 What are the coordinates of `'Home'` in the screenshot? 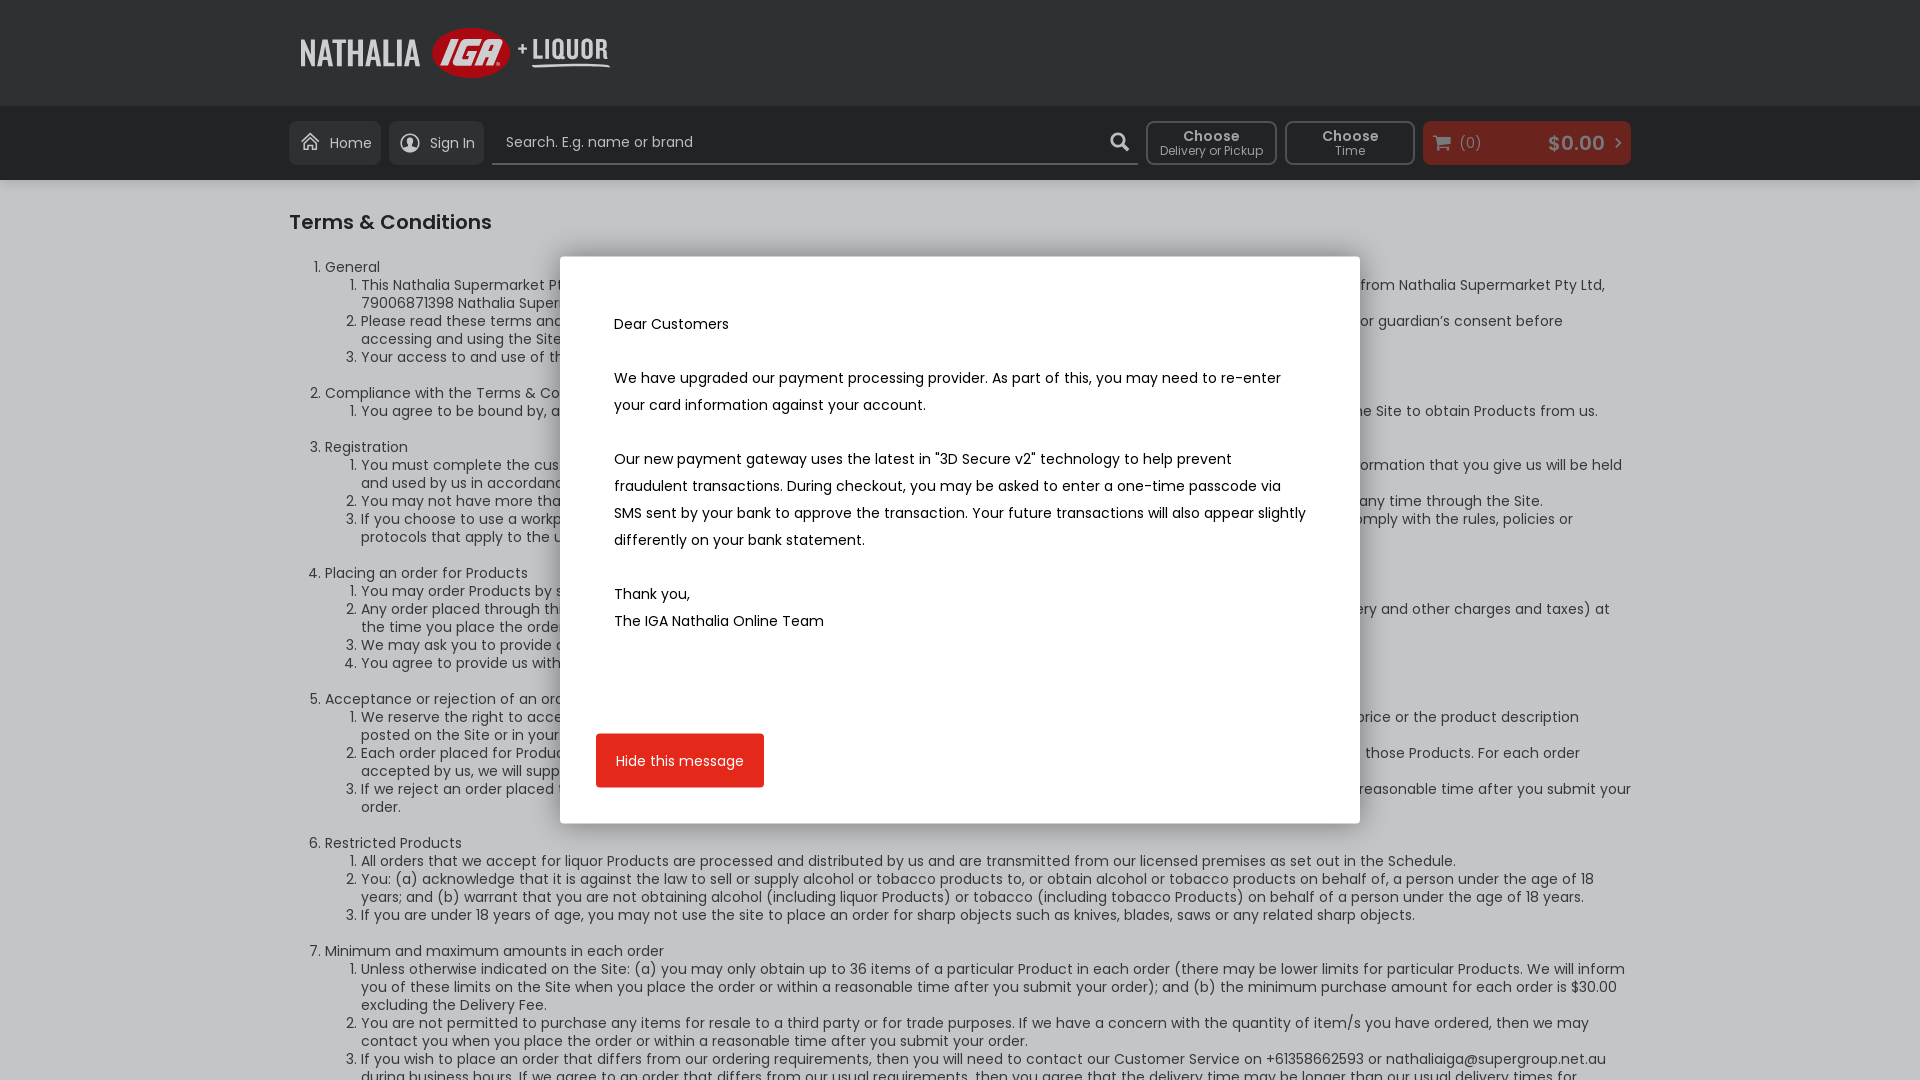 It's located at (335, 141).